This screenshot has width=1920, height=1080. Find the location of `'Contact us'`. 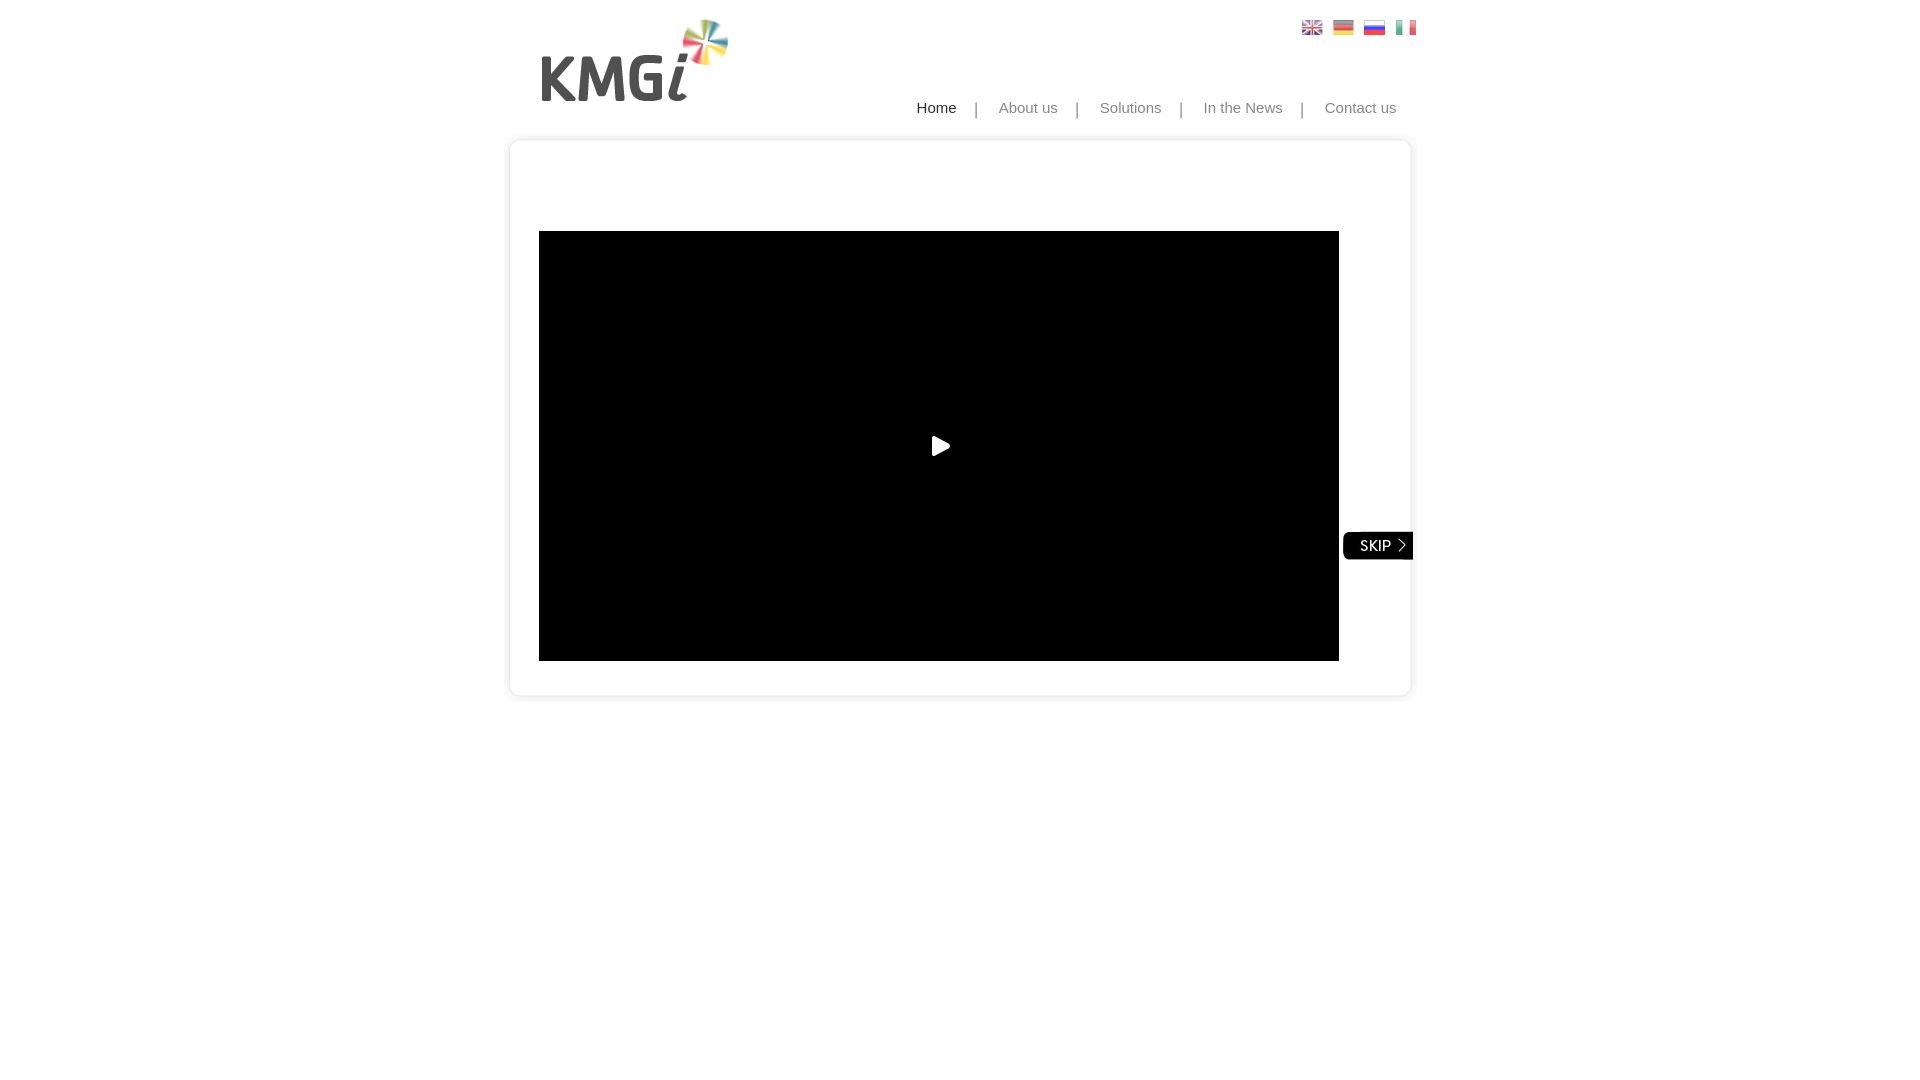

'Contact us' is located at coordinates (1360, 107).